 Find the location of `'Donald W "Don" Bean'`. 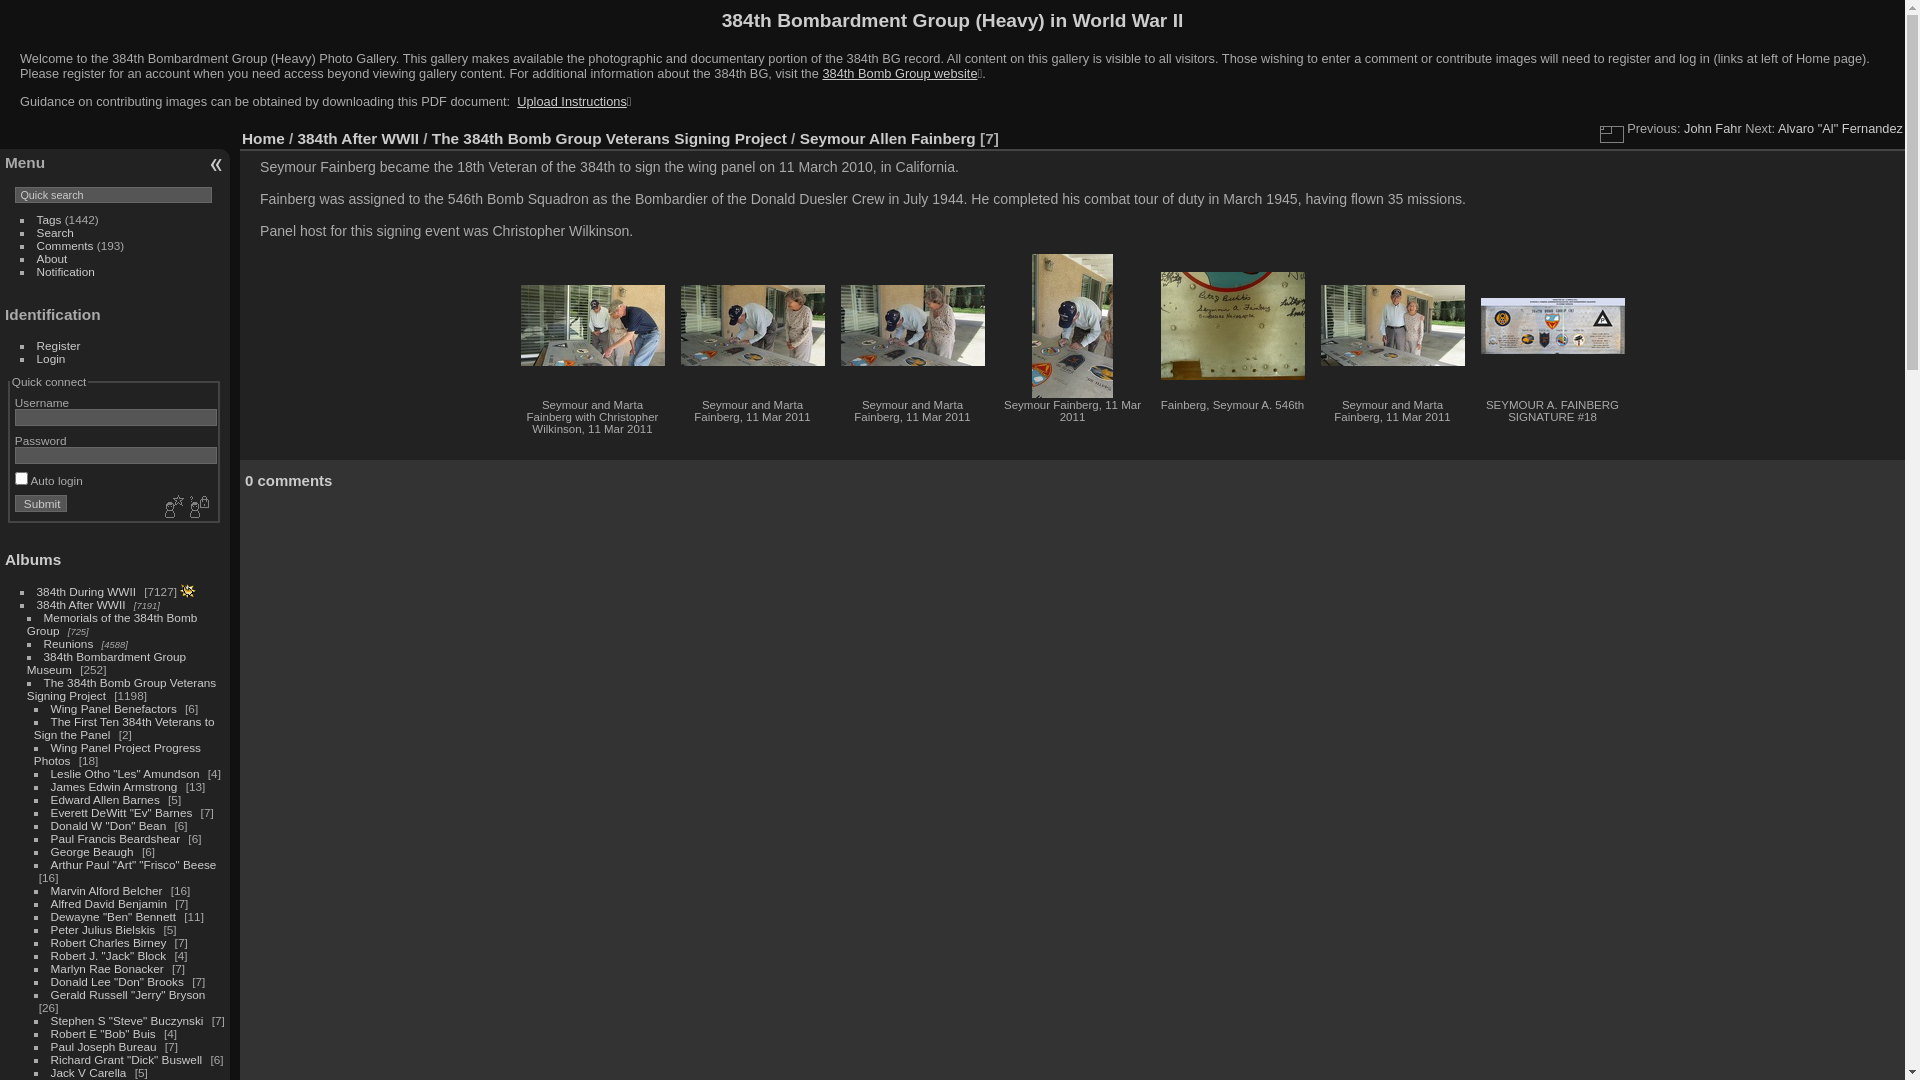

'Donald W "Don" Bean' is located at coordinates (108, 825).